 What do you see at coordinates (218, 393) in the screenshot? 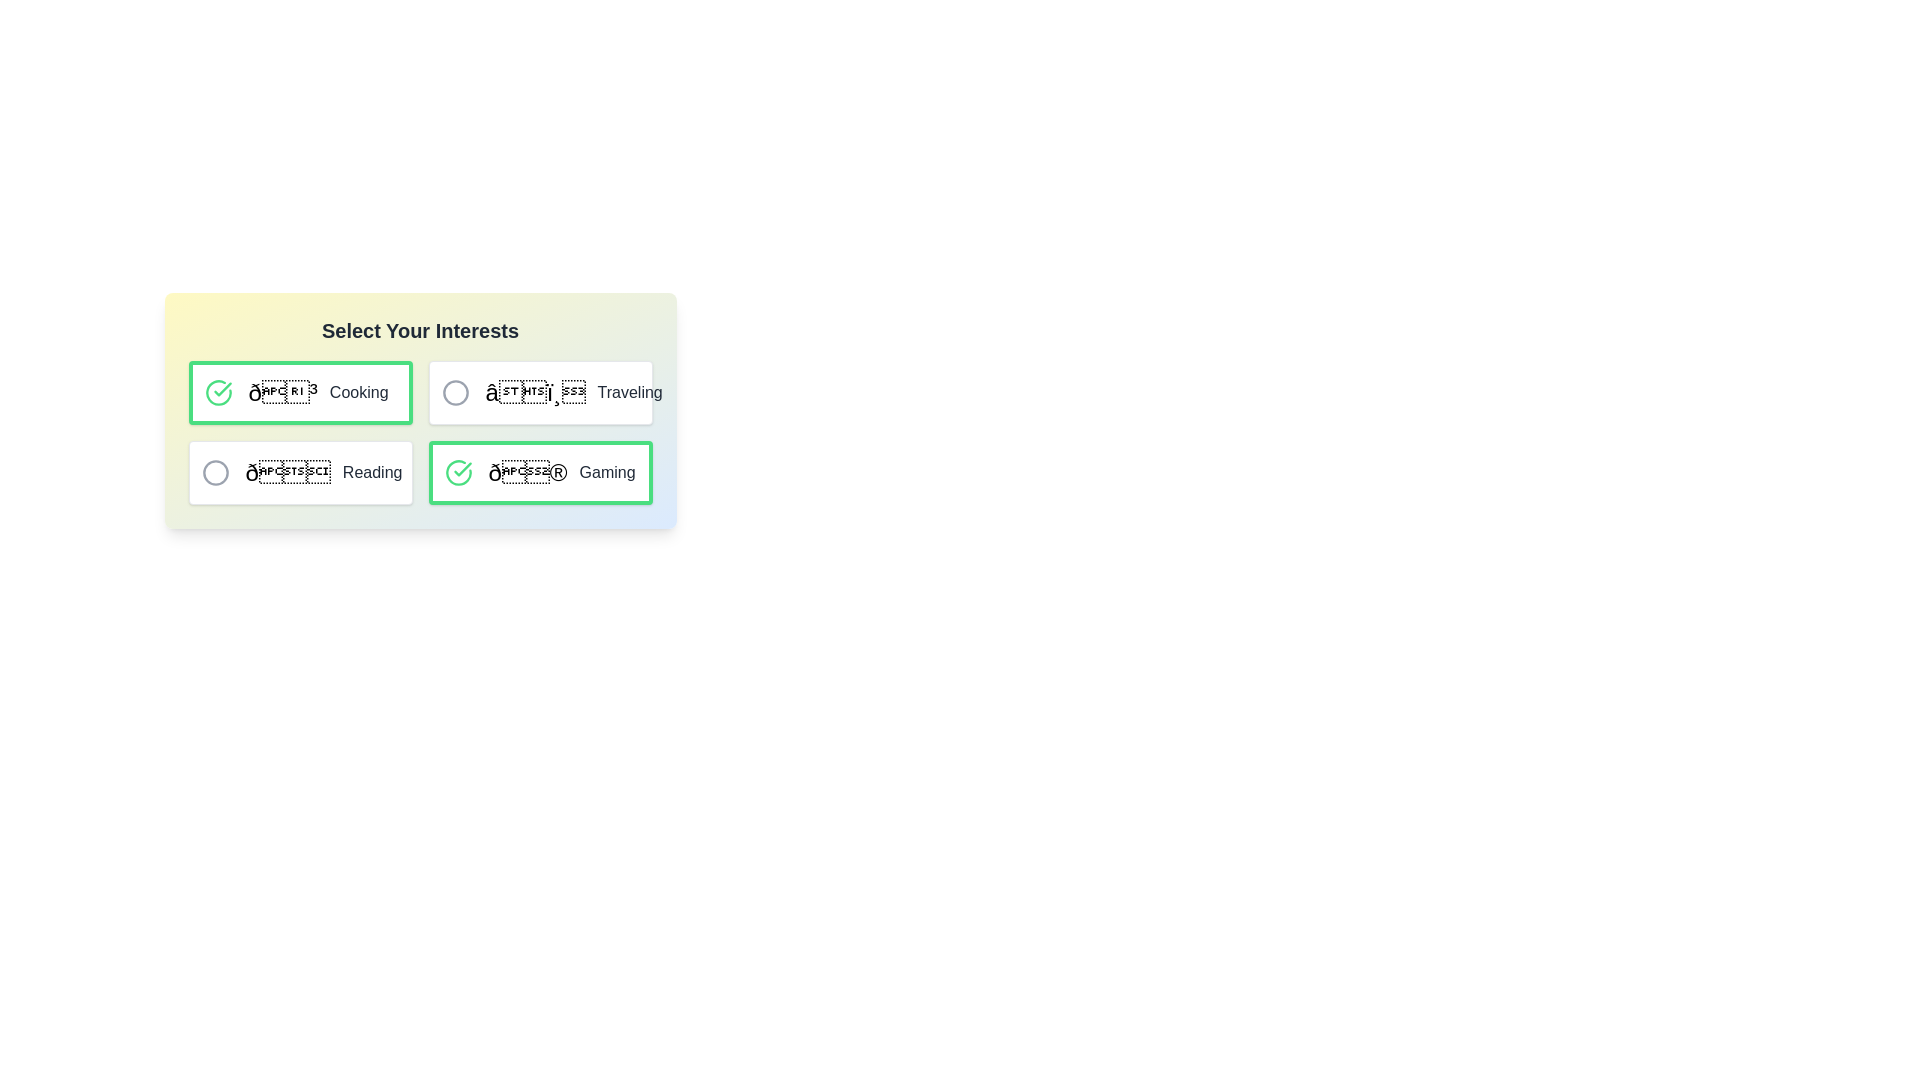
I see `the interest Cooking` at bounding box center [218, 393].